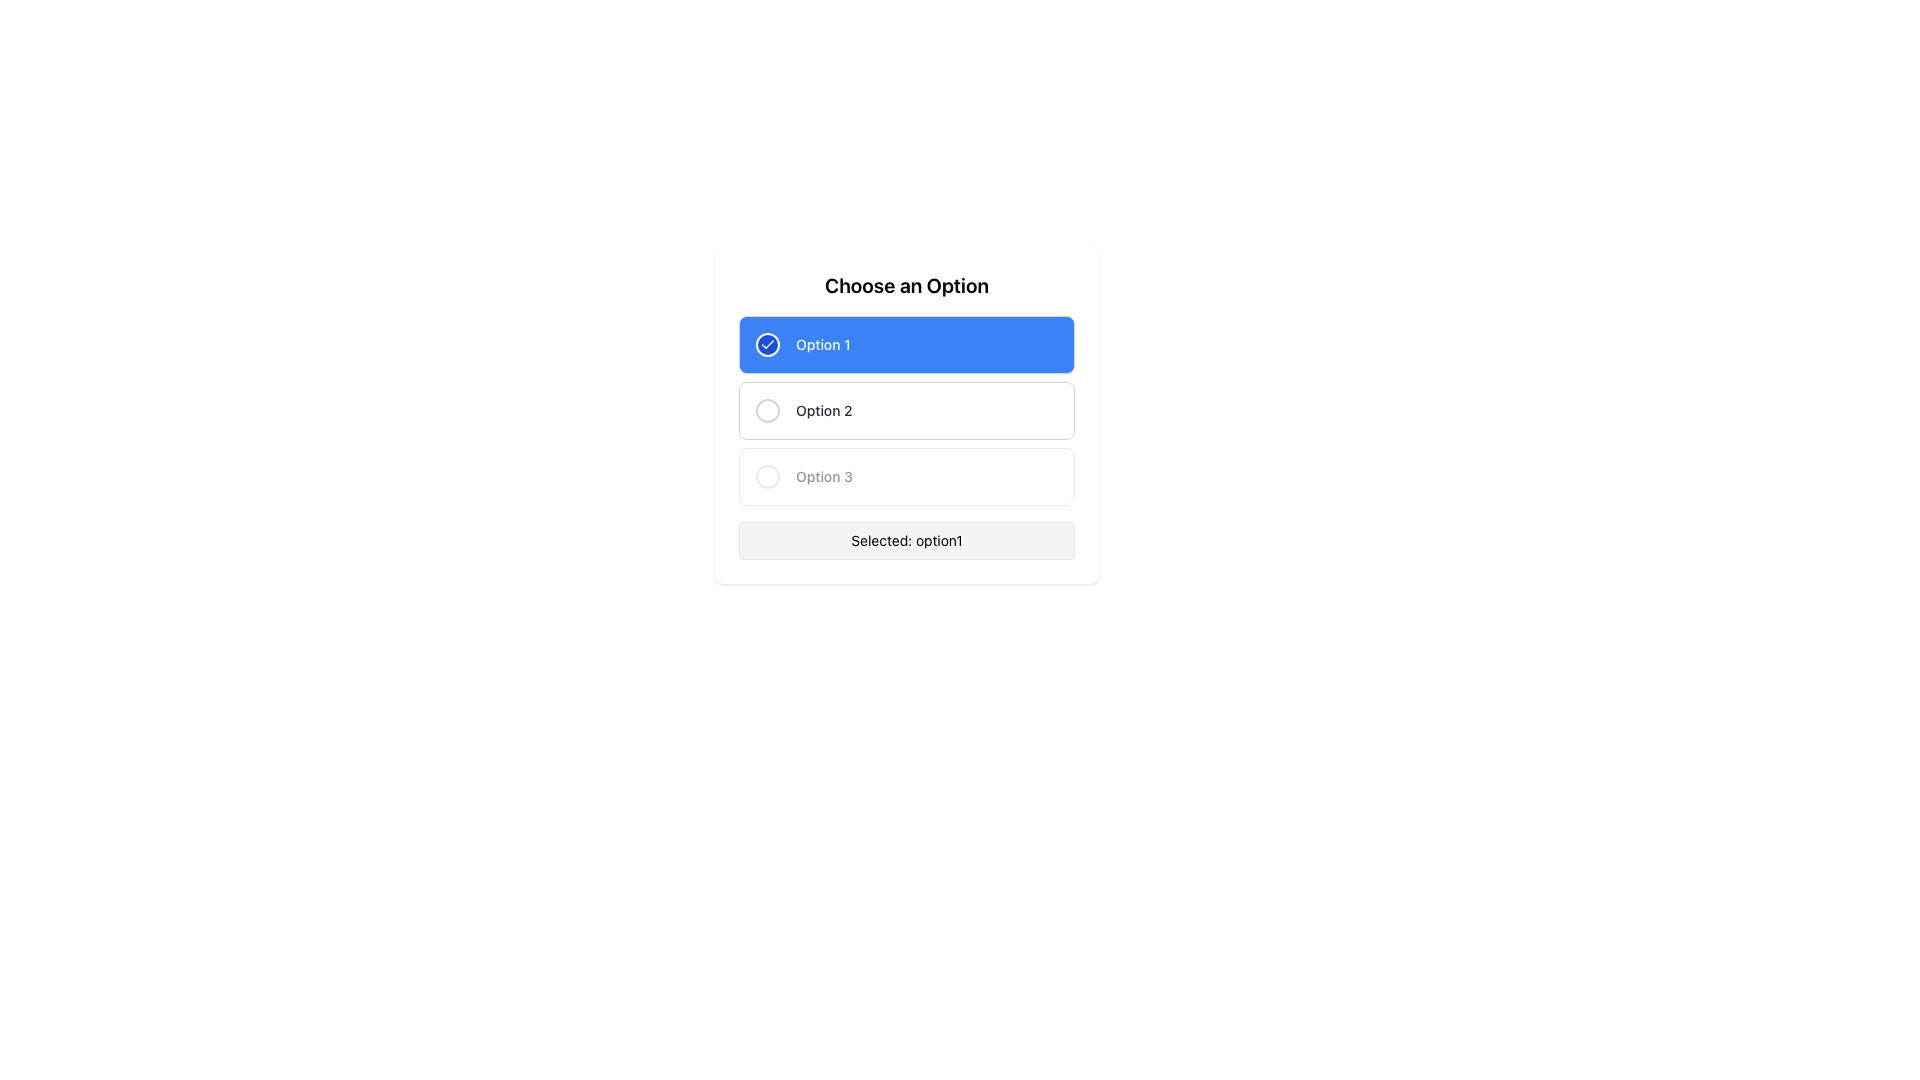  Describe the element at coordinates (906, 343) in the screenshot. I see `the first radio button labeled 'Choose an Option'` at that location.